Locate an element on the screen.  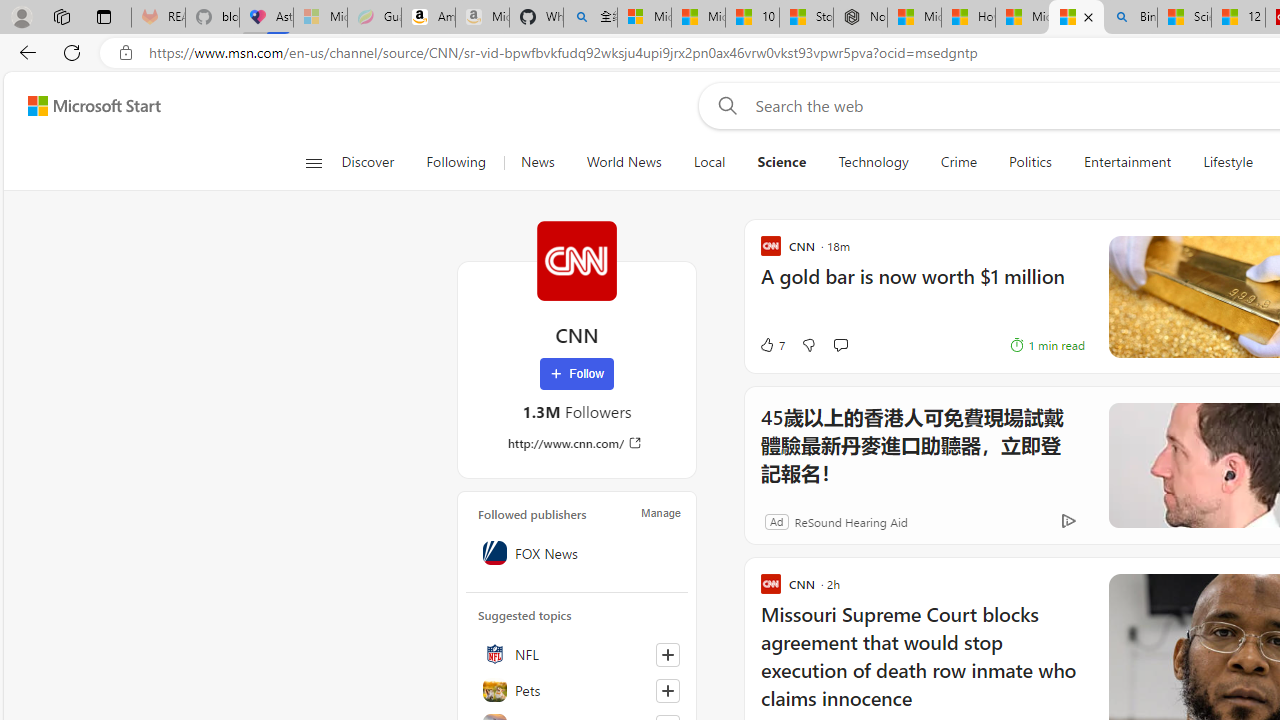
'Follow this topic' is located at coordinates (668, 689).